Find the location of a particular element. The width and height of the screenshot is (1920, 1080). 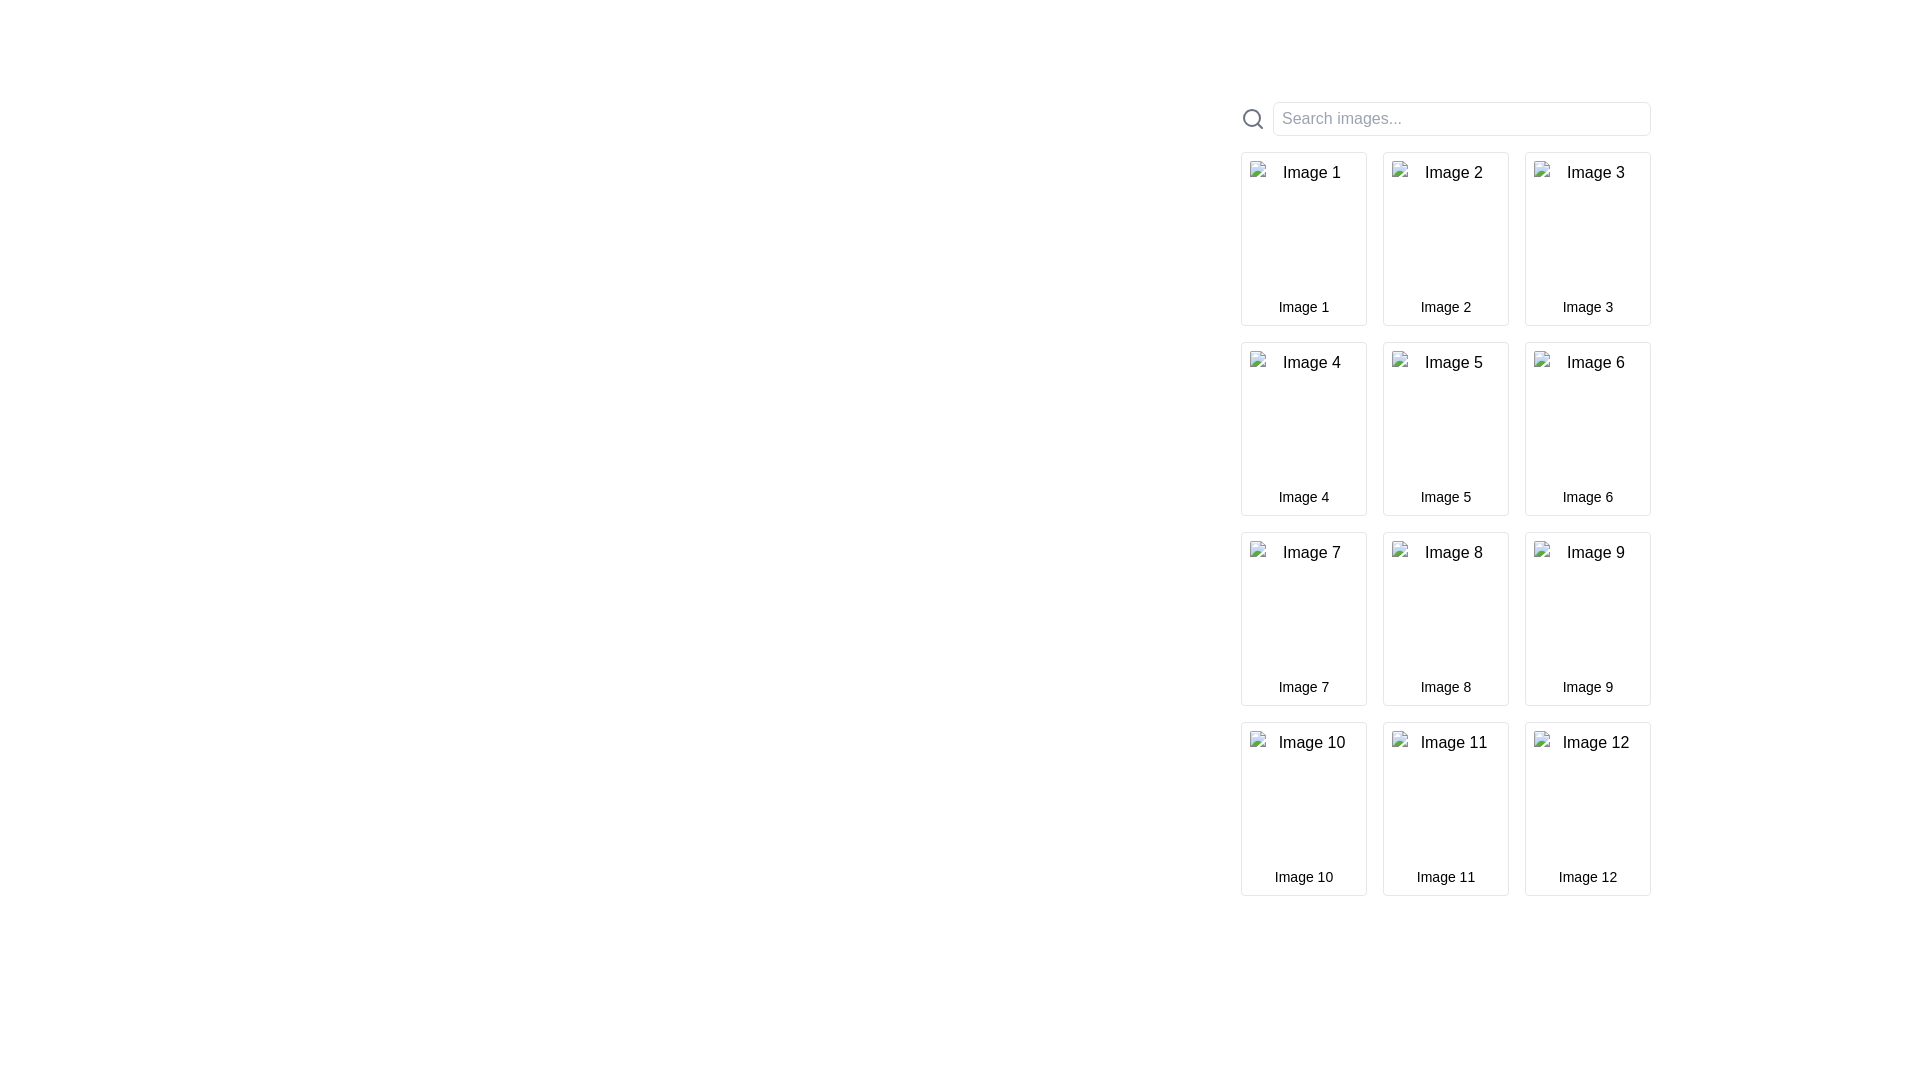

the text label displaying 'Image 9', which is centered below an image thumbnail in the third column and third row of the grid structure is located at coordinates (1587, 685).